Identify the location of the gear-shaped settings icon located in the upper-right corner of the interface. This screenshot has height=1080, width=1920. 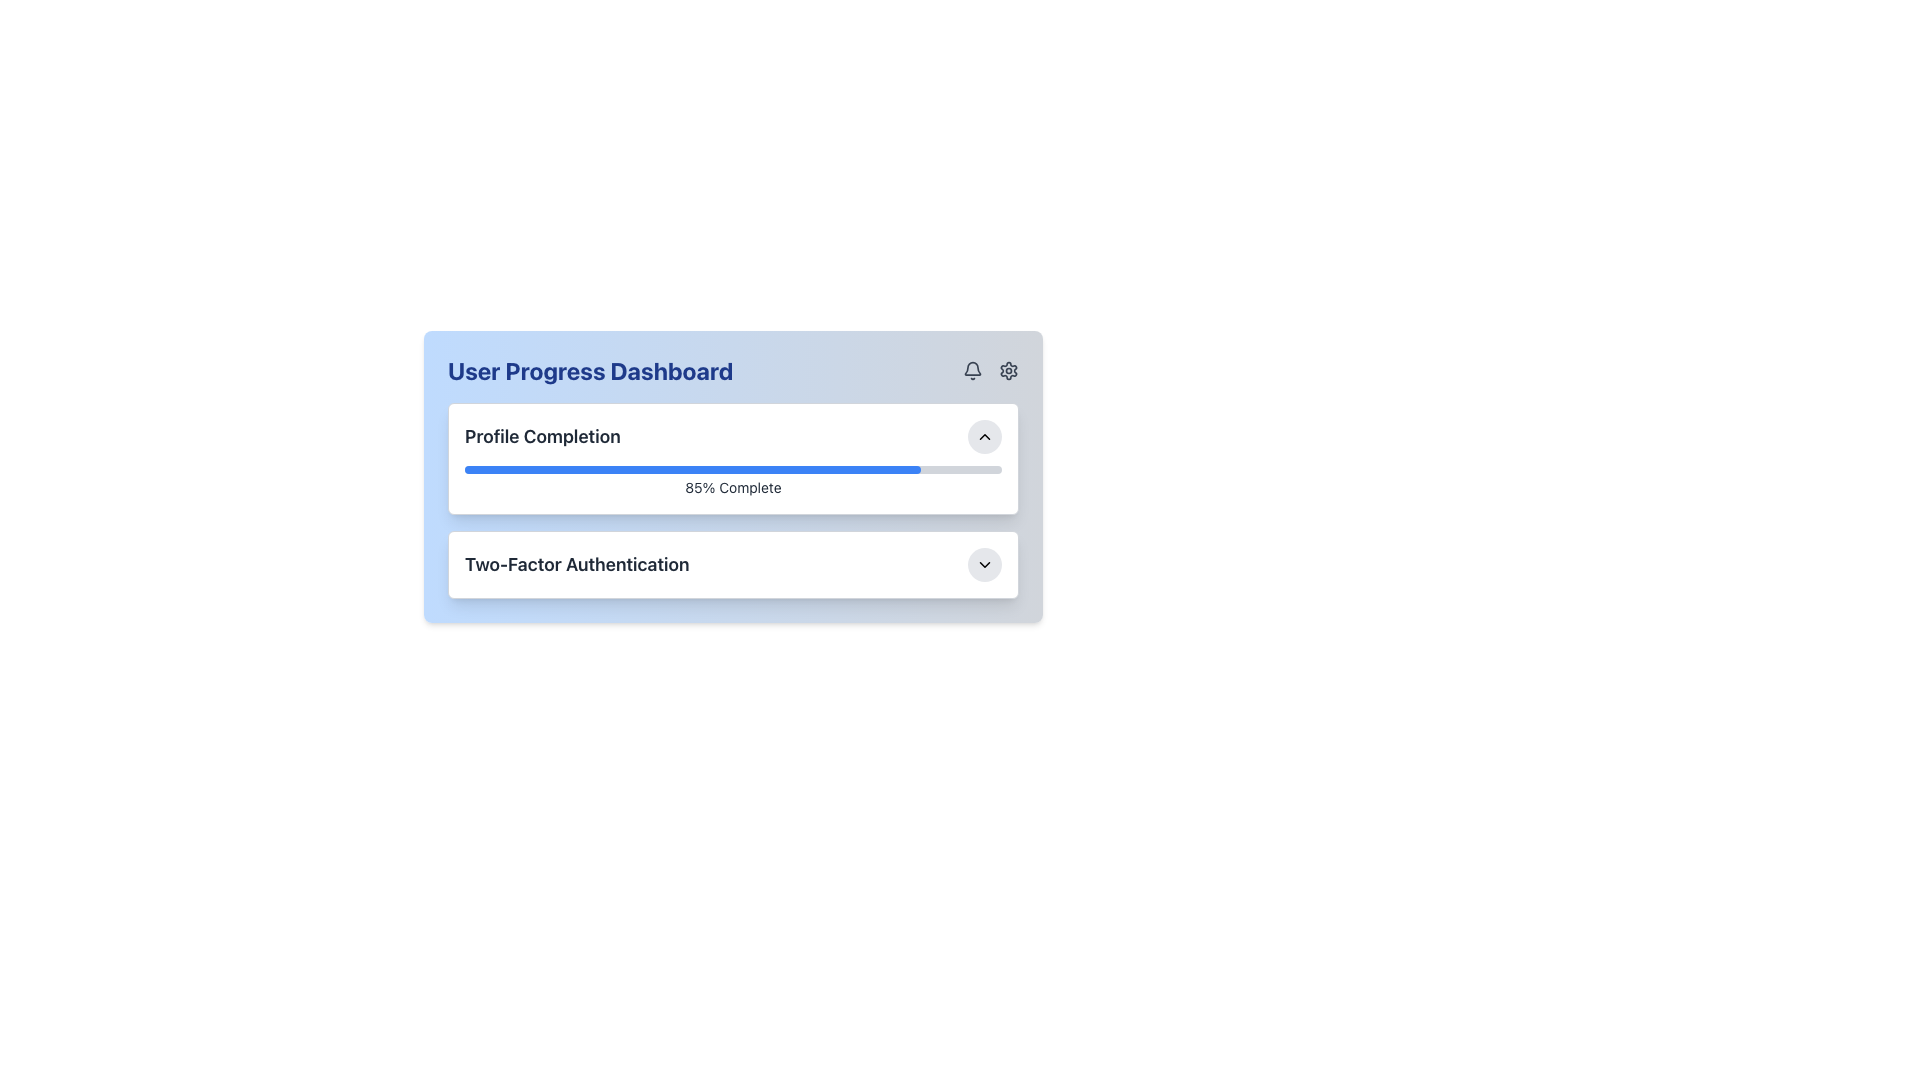
(1008, 370).